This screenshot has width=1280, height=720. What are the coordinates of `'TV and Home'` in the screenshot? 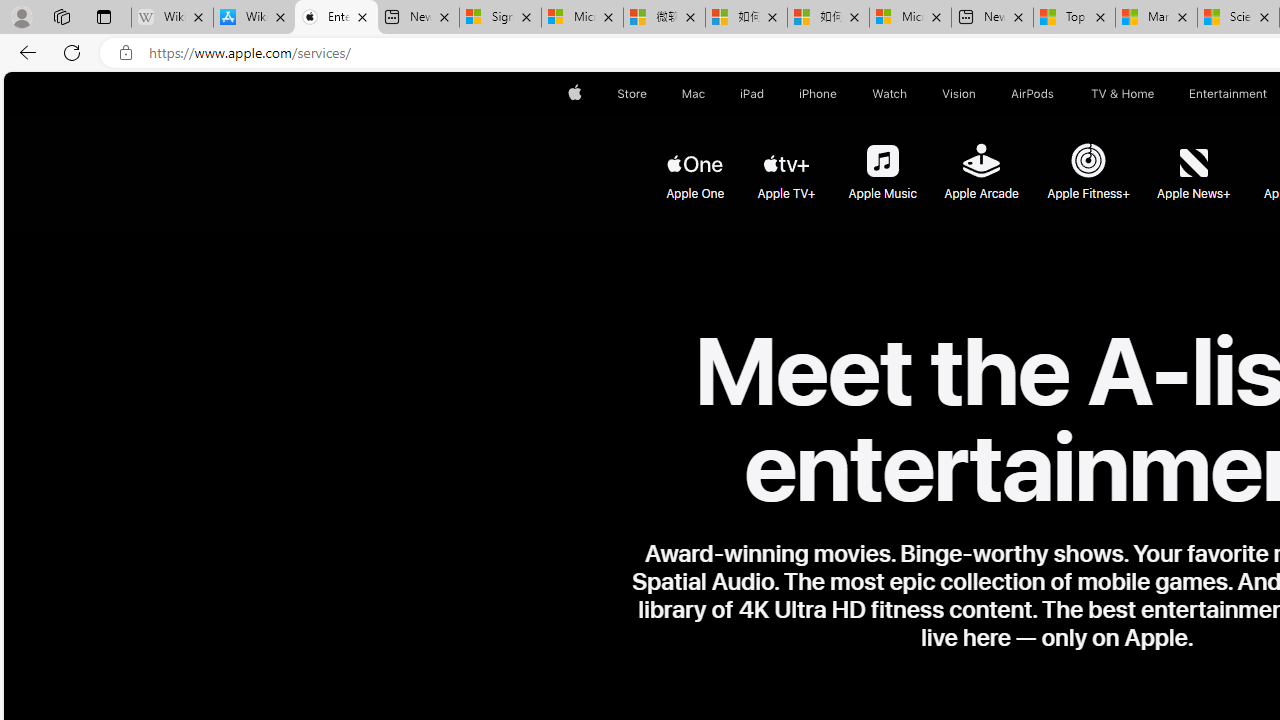 It's located at (1122, 93).